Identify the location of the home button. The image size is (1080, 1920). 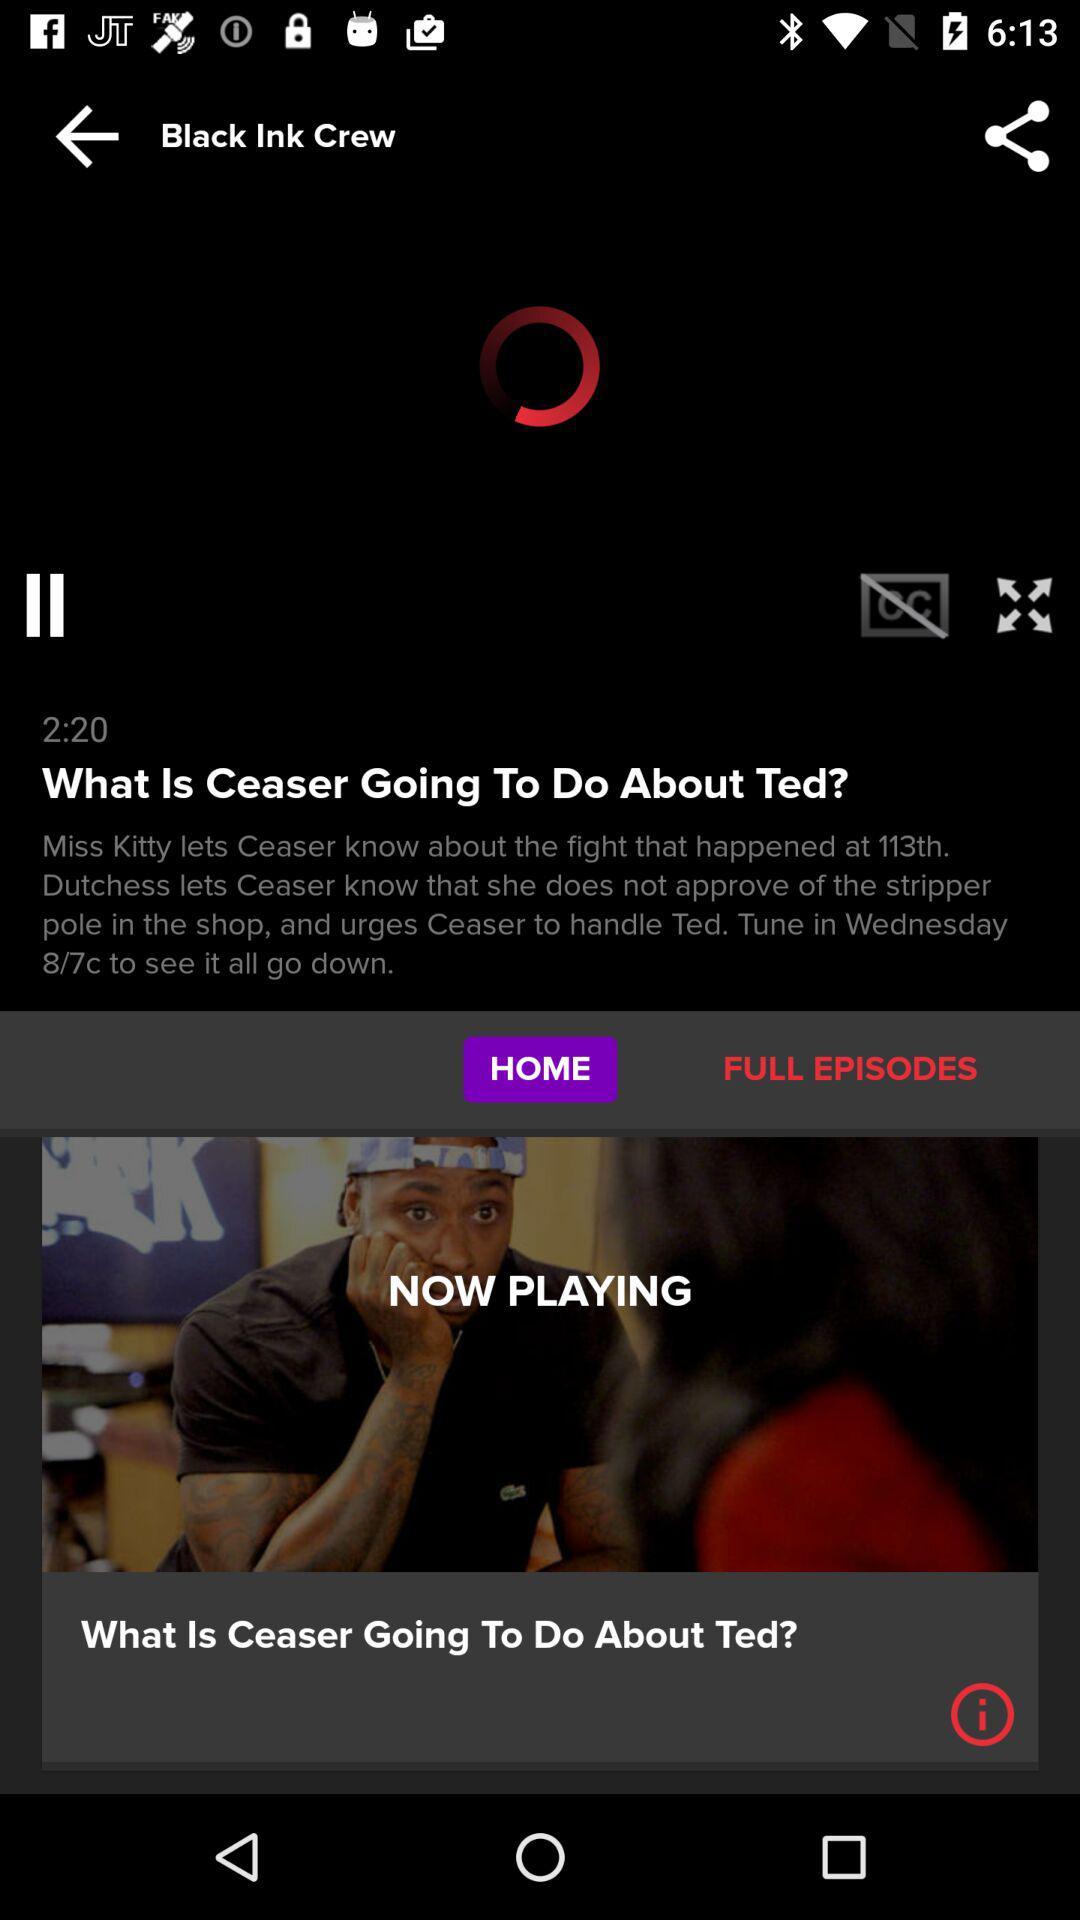
(540, 1069).